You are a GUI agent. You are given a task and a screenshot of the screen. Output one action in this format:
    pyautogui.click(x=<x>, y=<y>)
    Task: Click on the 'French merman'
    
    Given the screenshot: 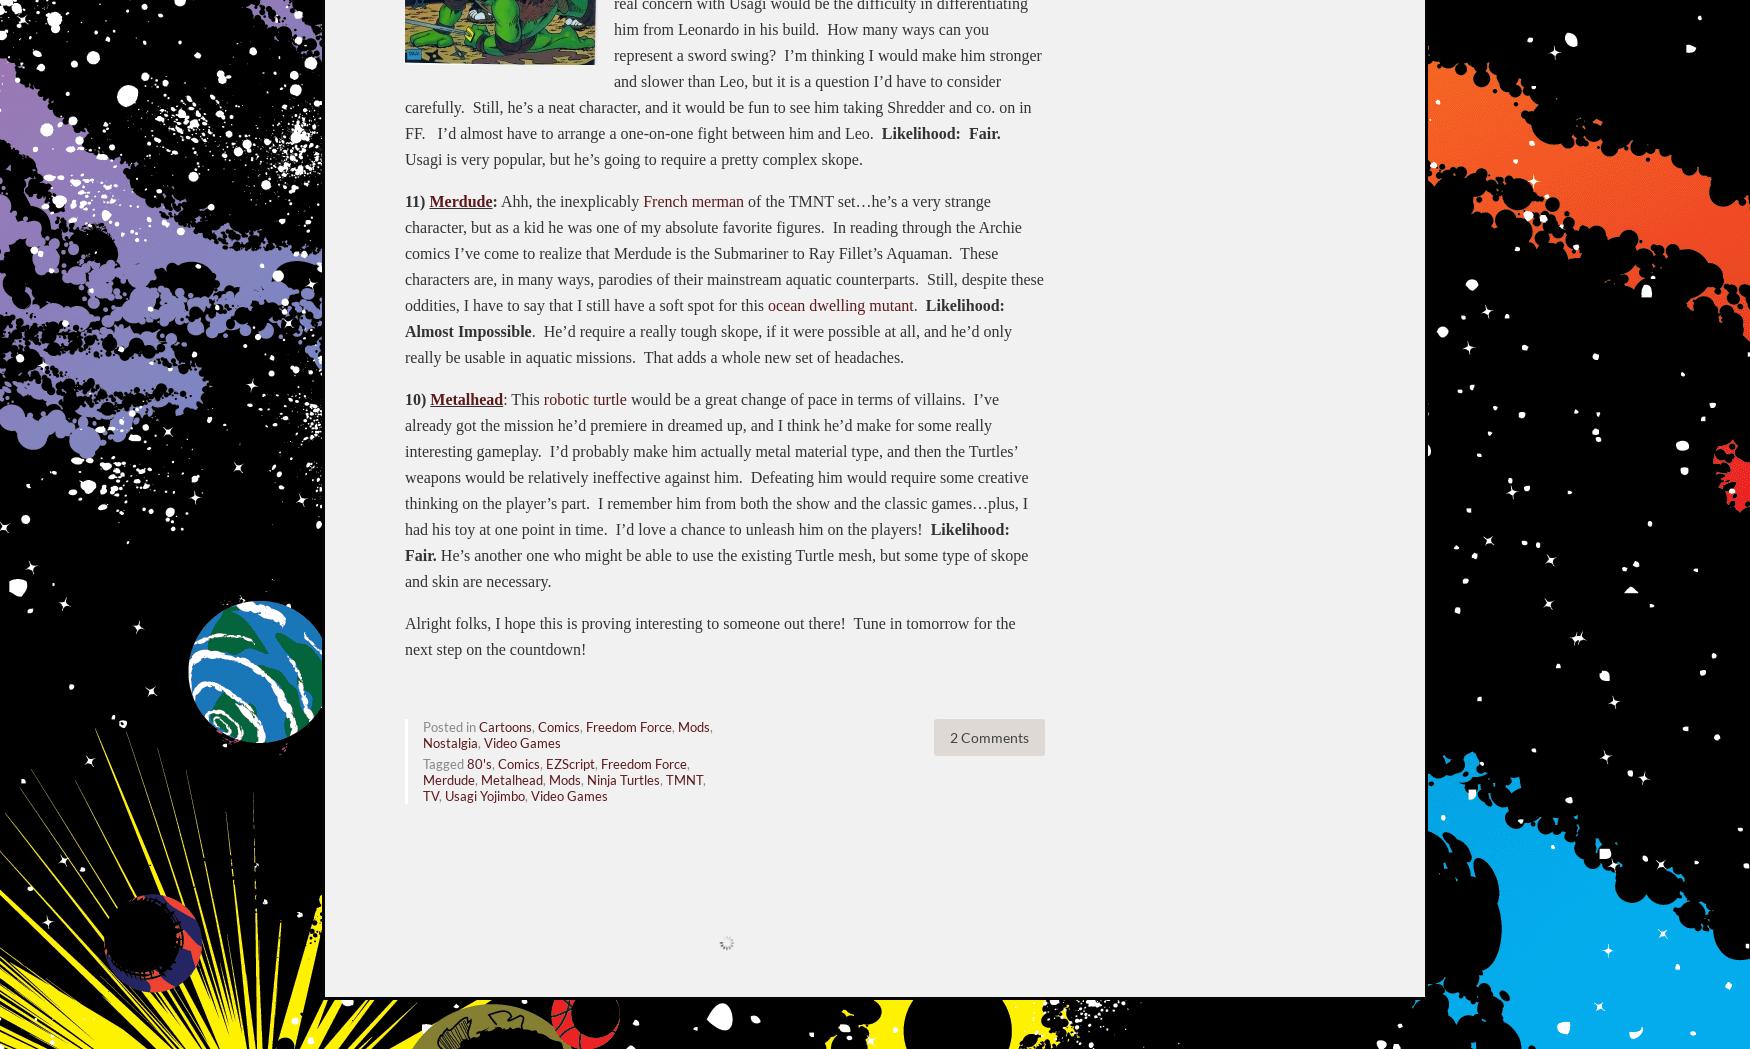 What is the action you would take?
    pyautogui.click(x=693, y=199)
    